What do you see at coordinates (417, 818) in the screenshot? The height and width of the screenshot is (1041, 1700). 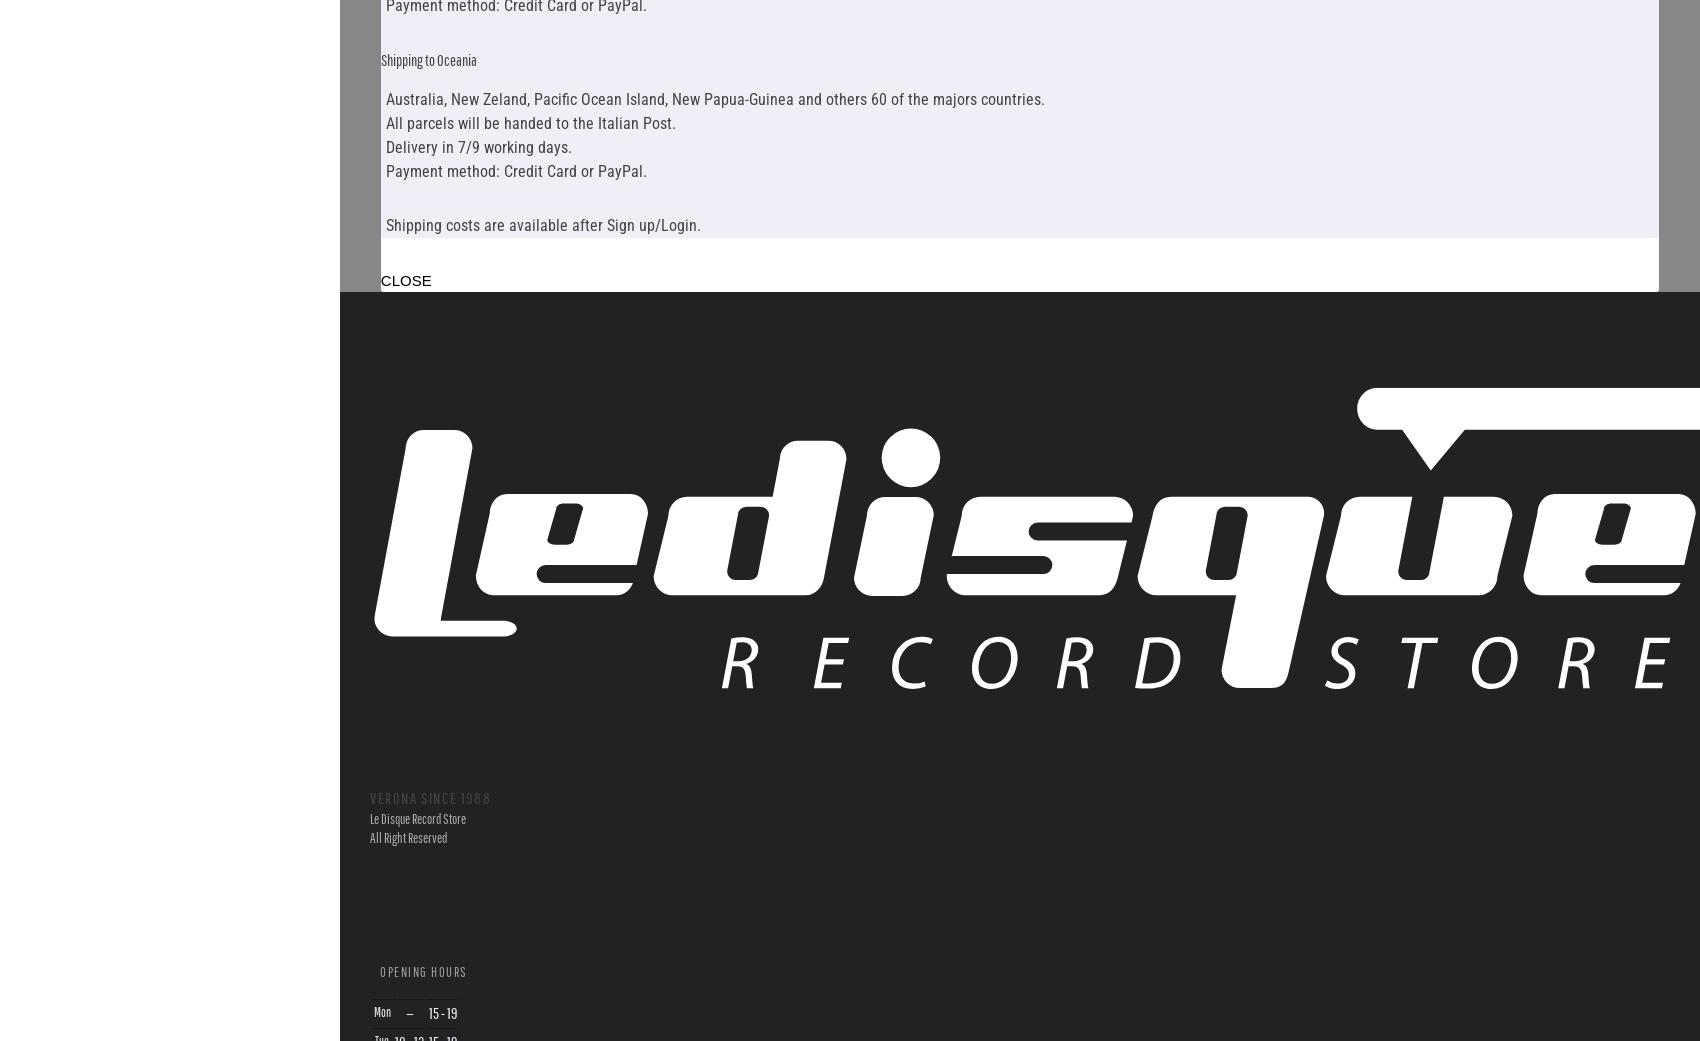 I see `'Le Disque Record Store'` at bounding box center [417, 818].